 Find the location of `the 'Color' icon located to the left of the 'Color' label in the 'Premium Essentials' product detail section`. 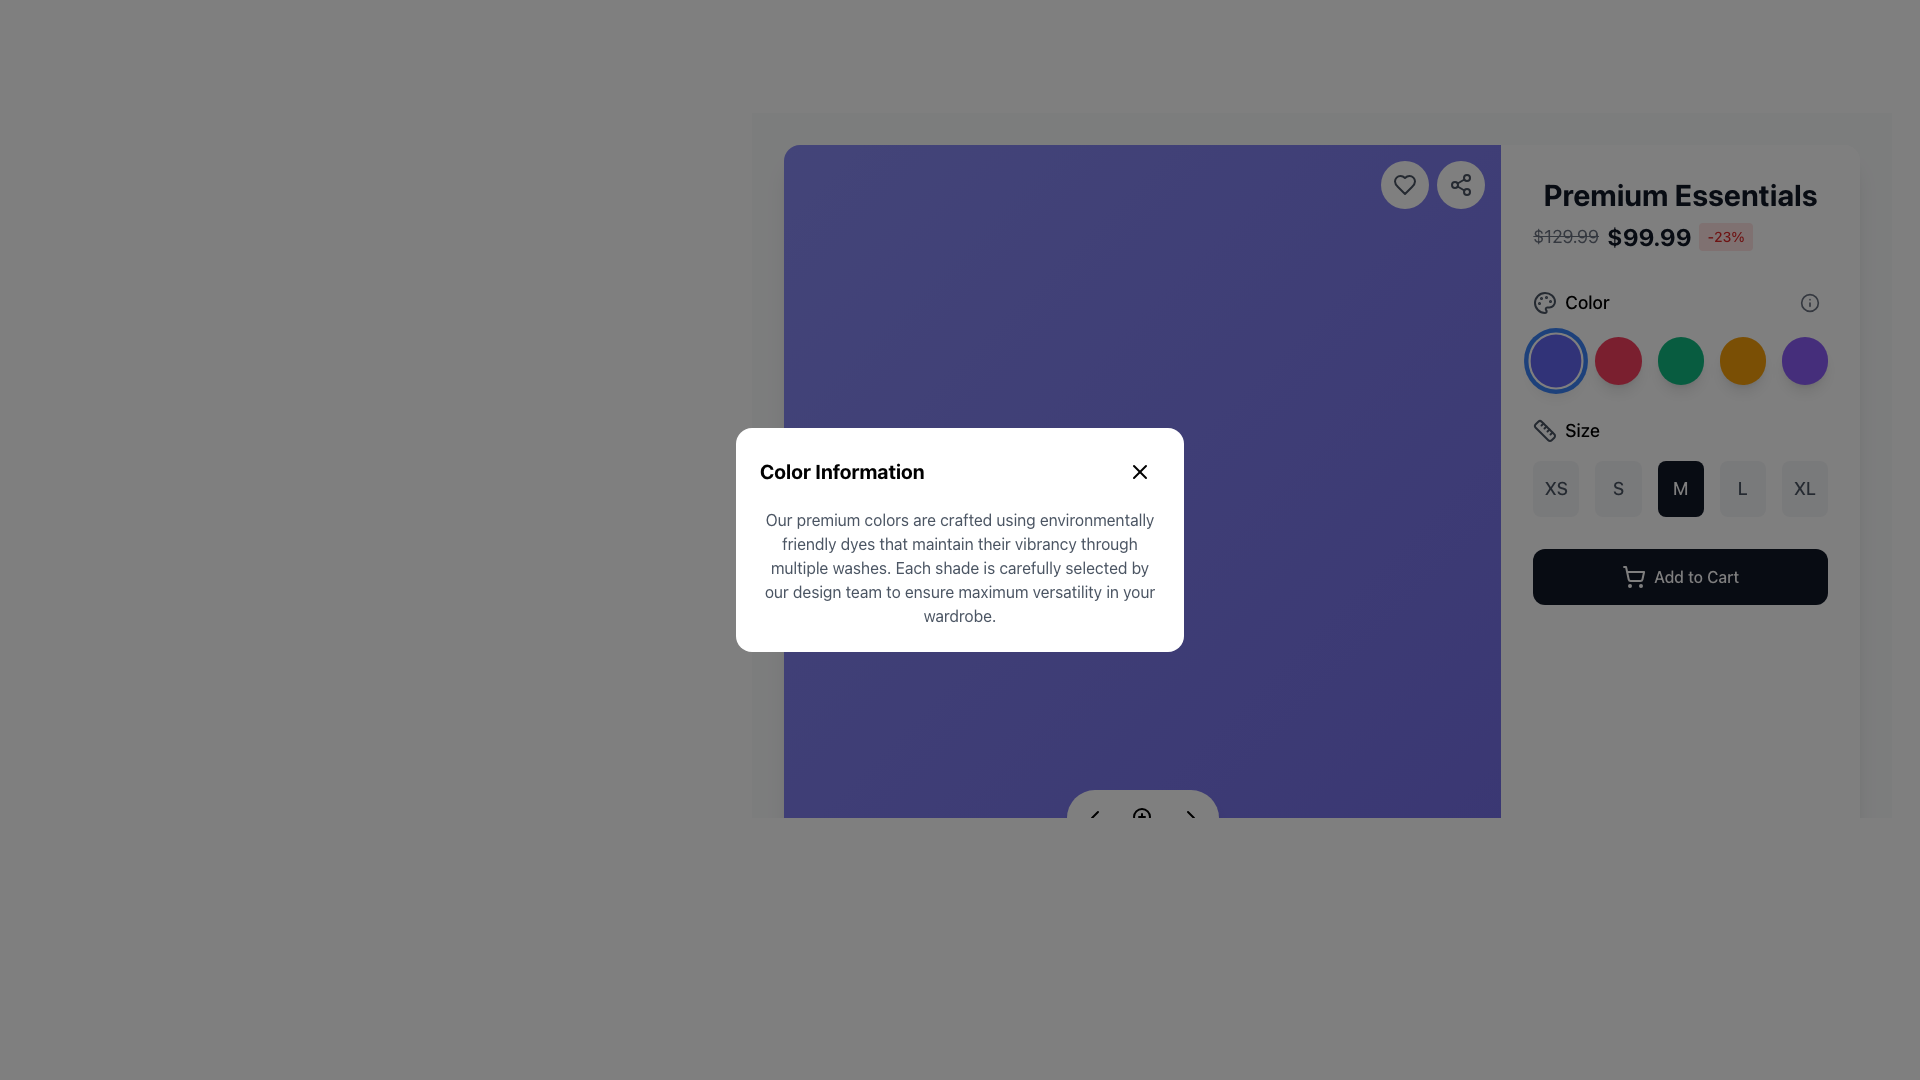

the 'Color' icon located to the left of the 'Color' label in the 'Premium Essentials' product detail section is located at coordinates (1544, 303).